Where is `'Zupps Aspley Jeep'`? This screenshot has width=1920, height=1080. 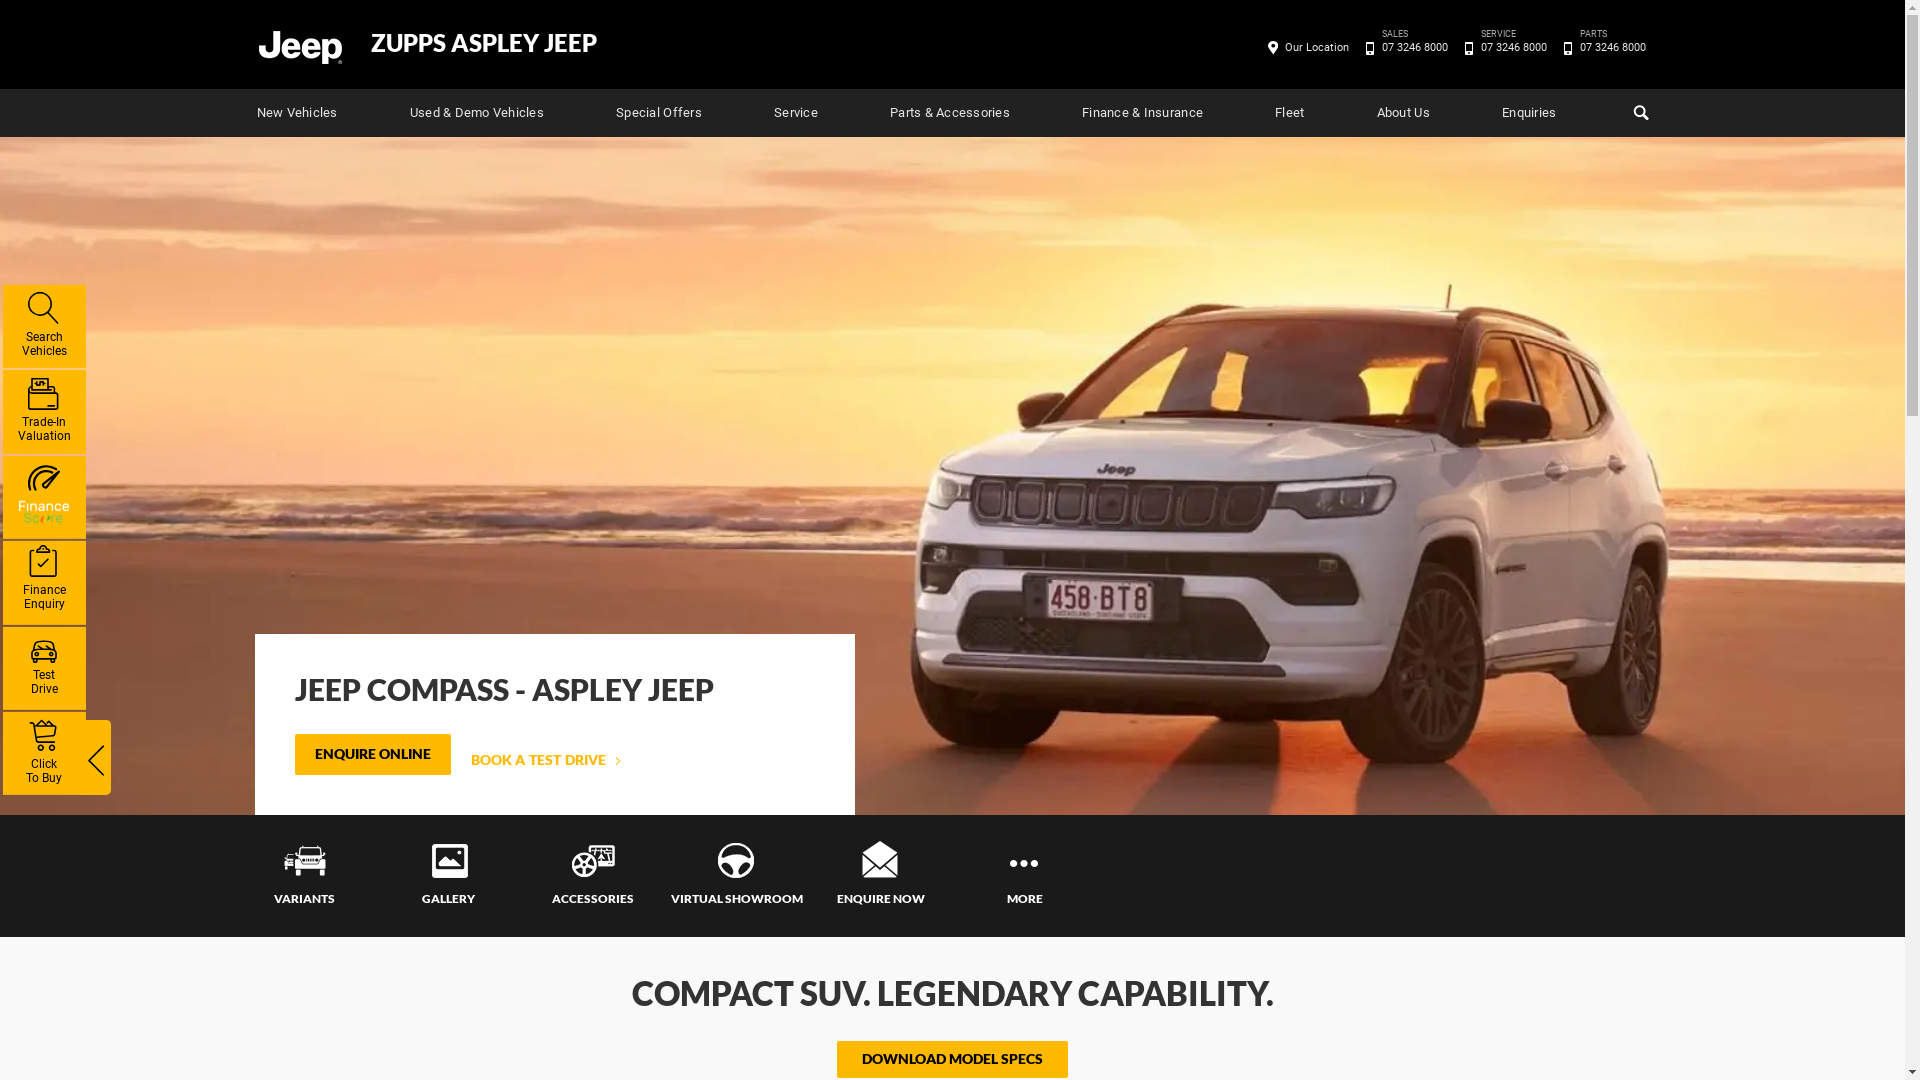
'Zupps Aspley Jeep' is located at coordinates (297, 45).